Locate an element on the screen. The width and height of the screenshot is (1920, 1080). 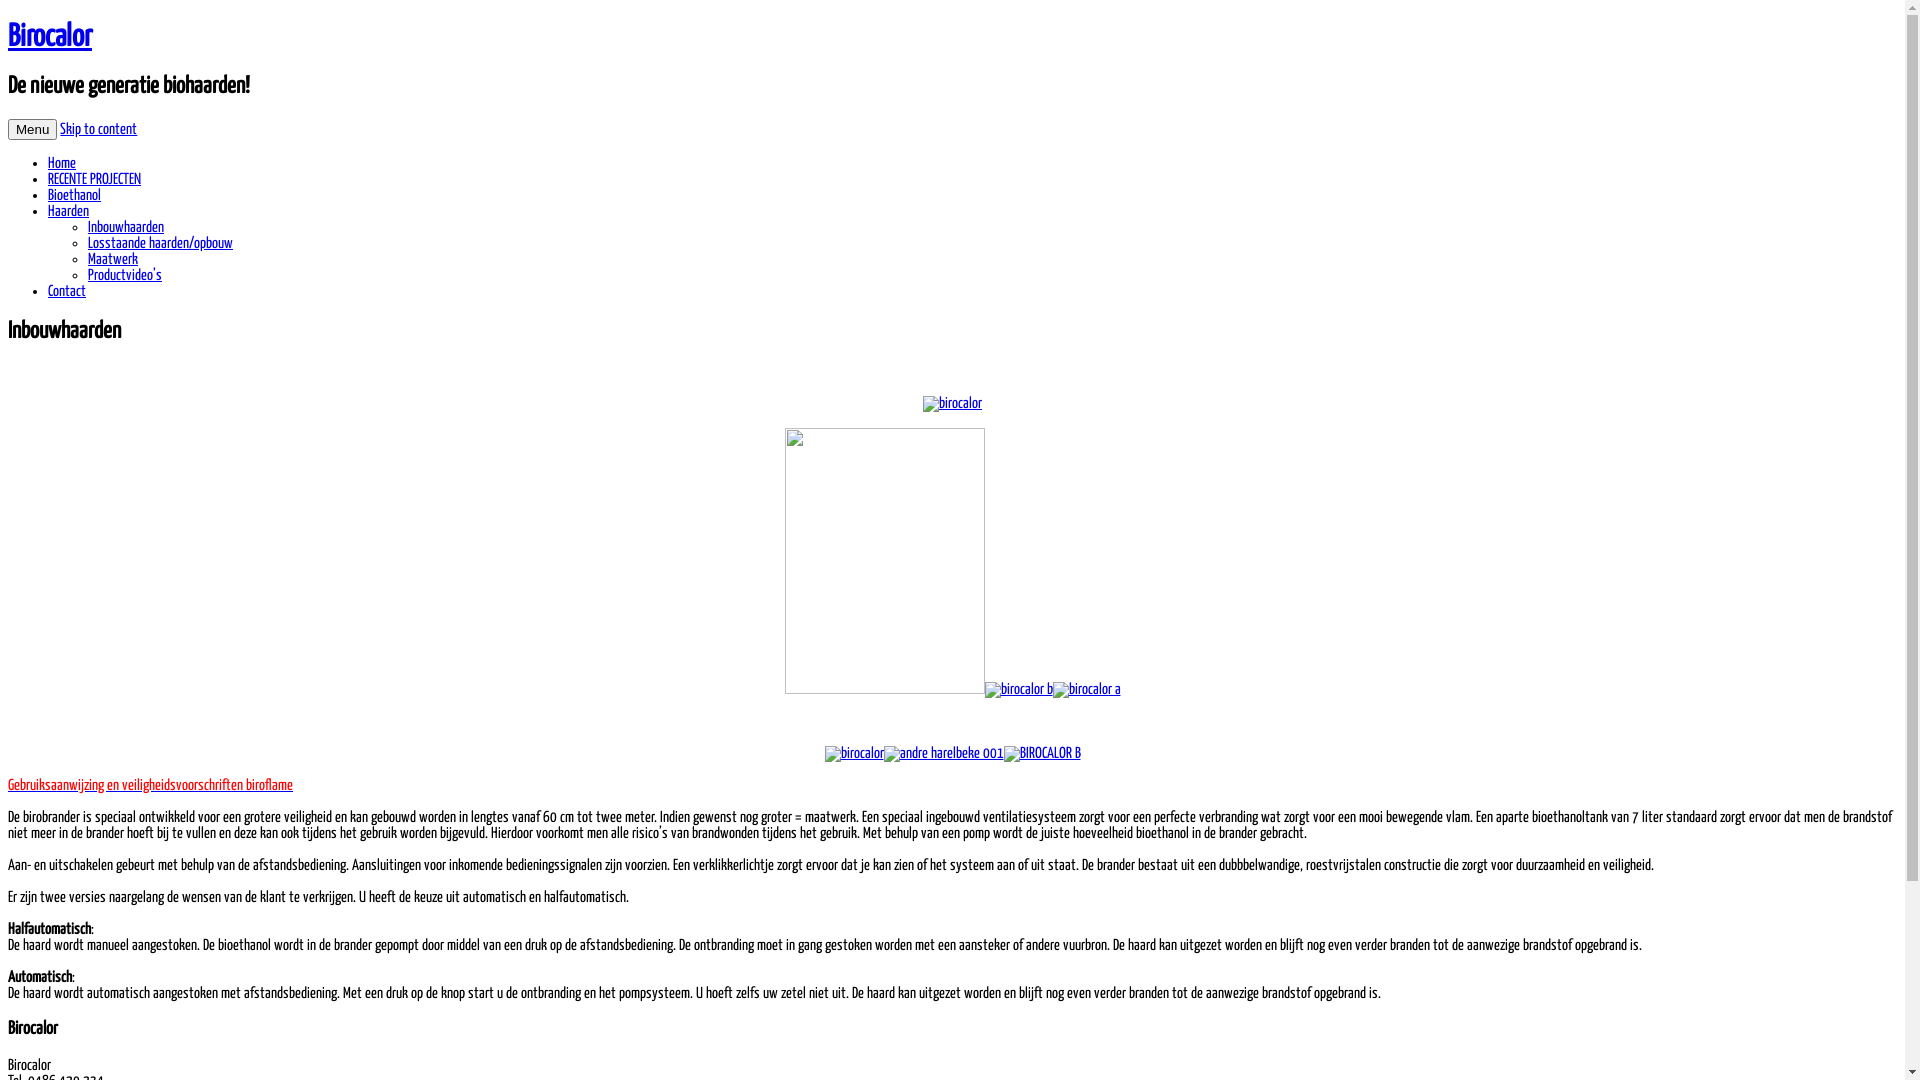
'RECENTE PROJECTEN' is located at coordinates (48, 178).